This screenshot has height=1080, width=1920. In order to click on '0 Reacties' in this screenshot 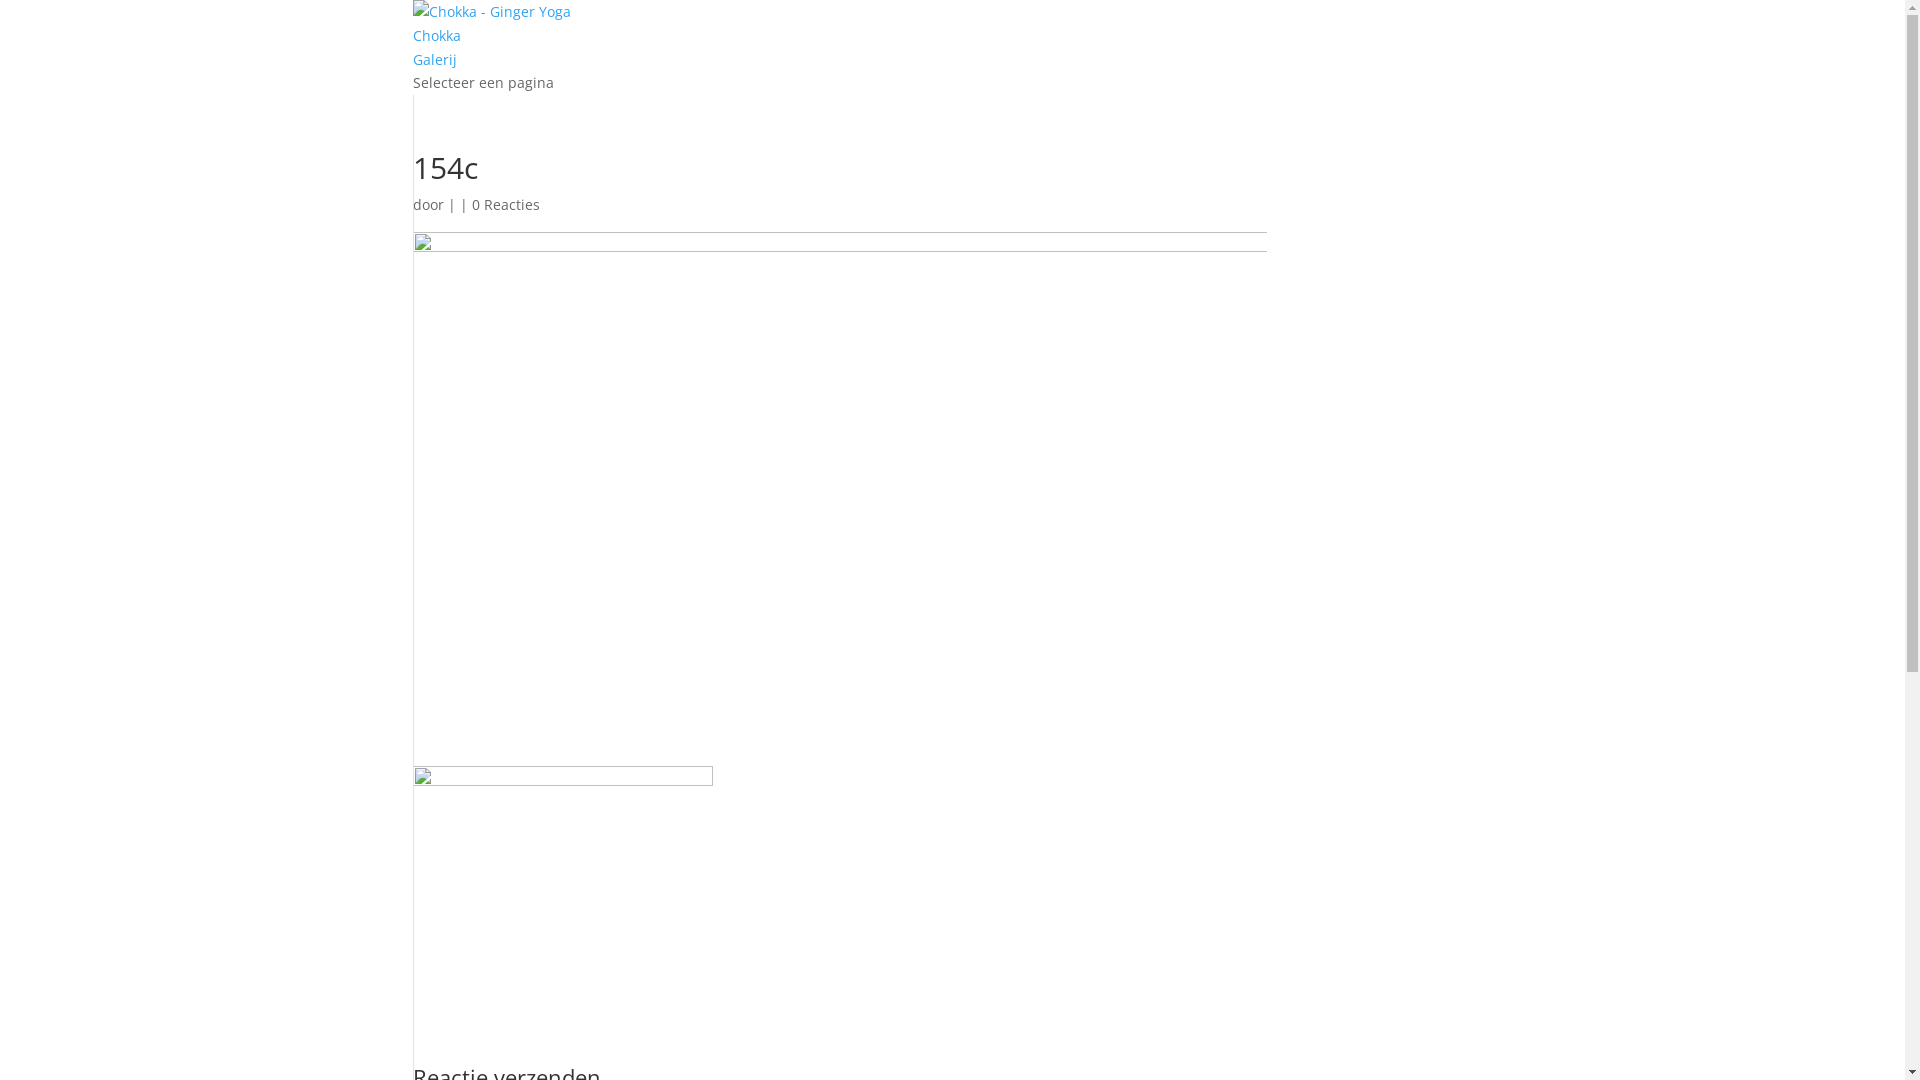, I will do `click(505, 204)`.